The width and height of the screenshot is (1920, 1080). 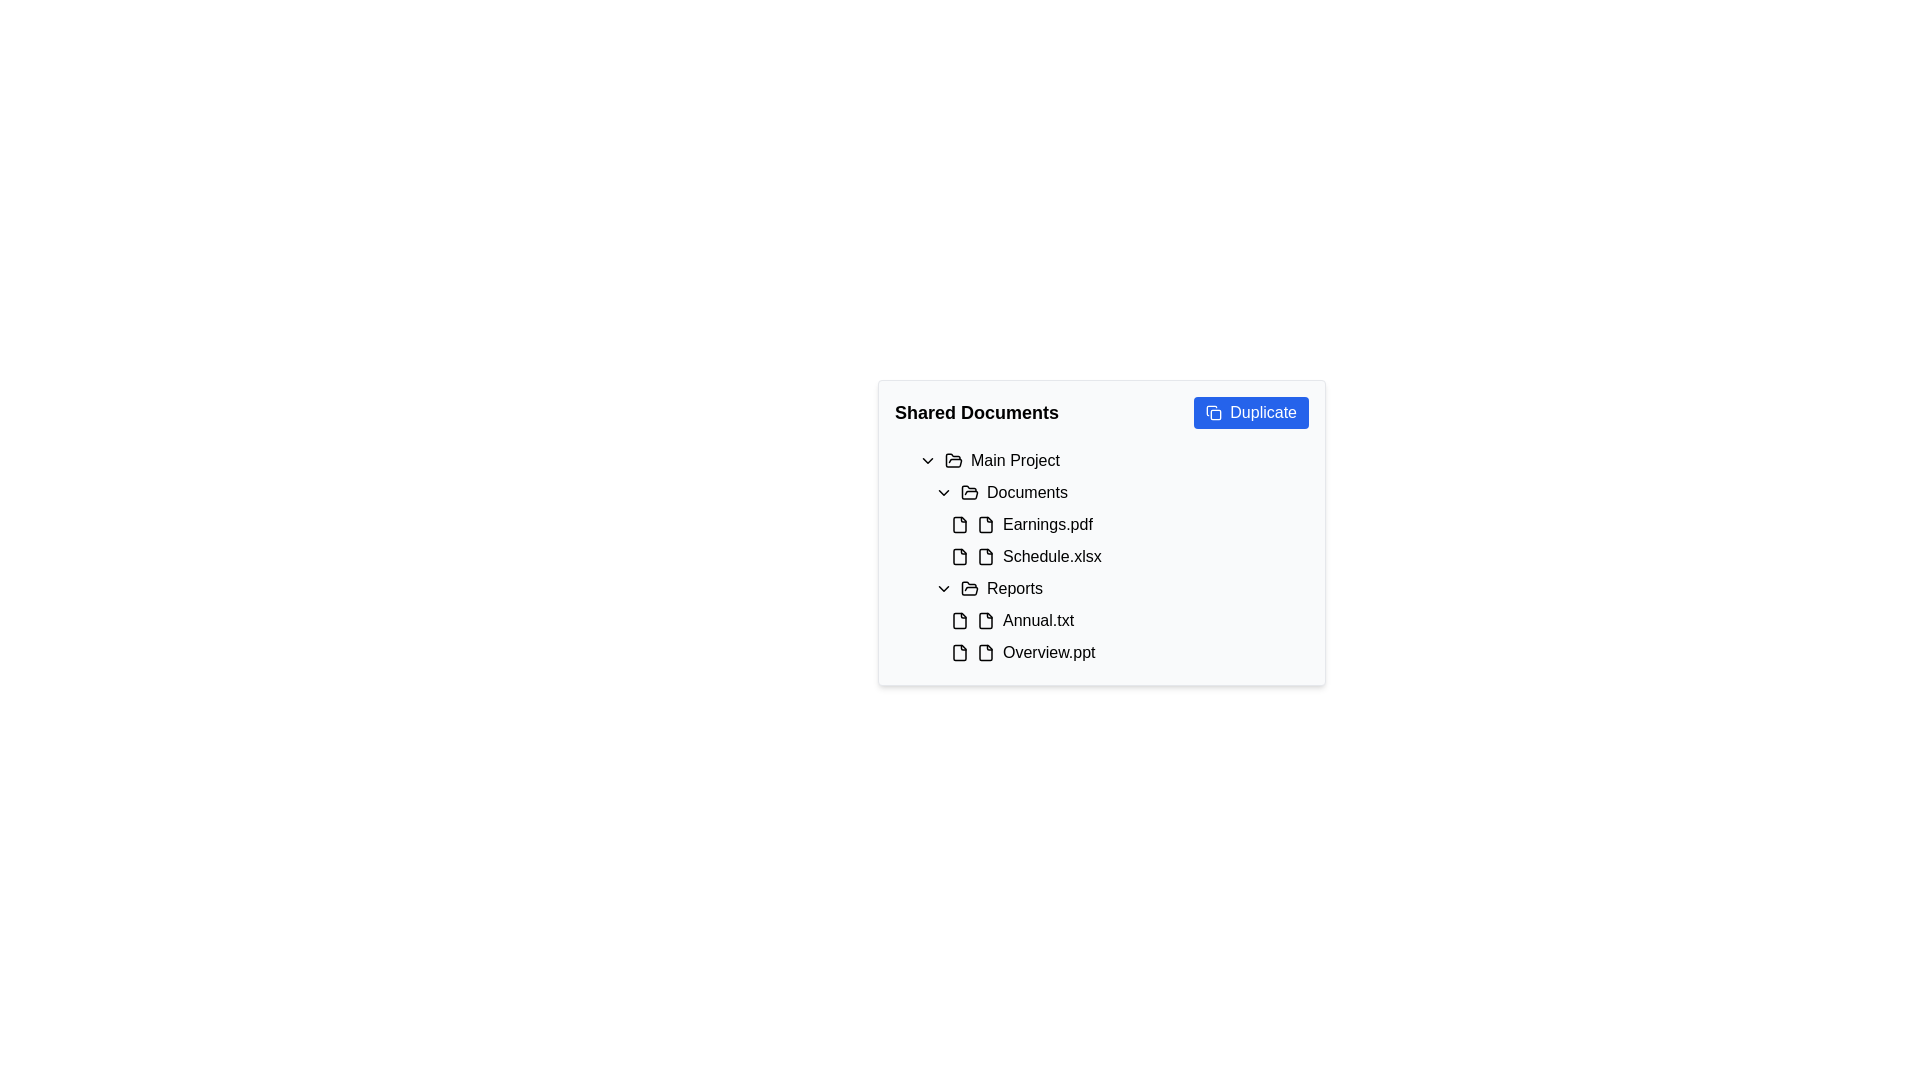 I want to click on the list item labeled 'Overview.ppt', so click(x=1126, y=652).